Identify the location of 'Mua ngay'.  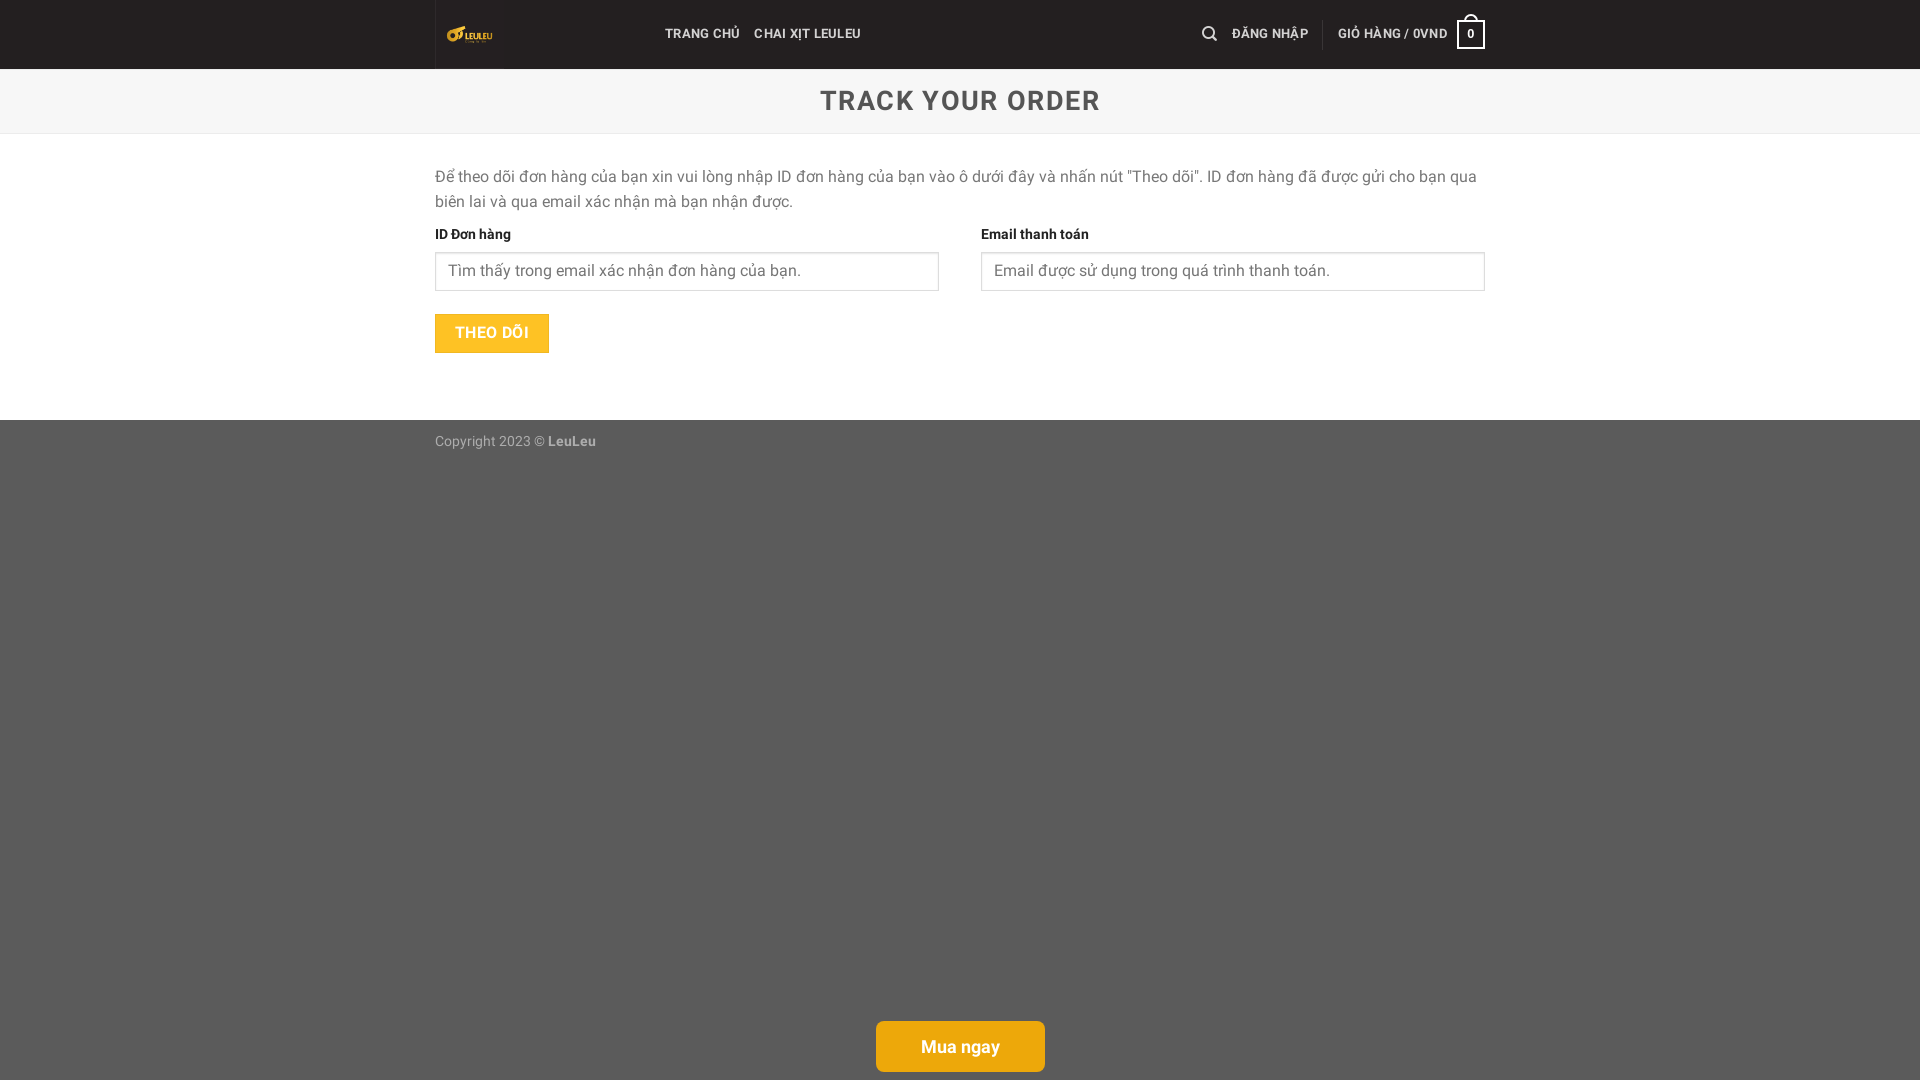
(960, 1045).